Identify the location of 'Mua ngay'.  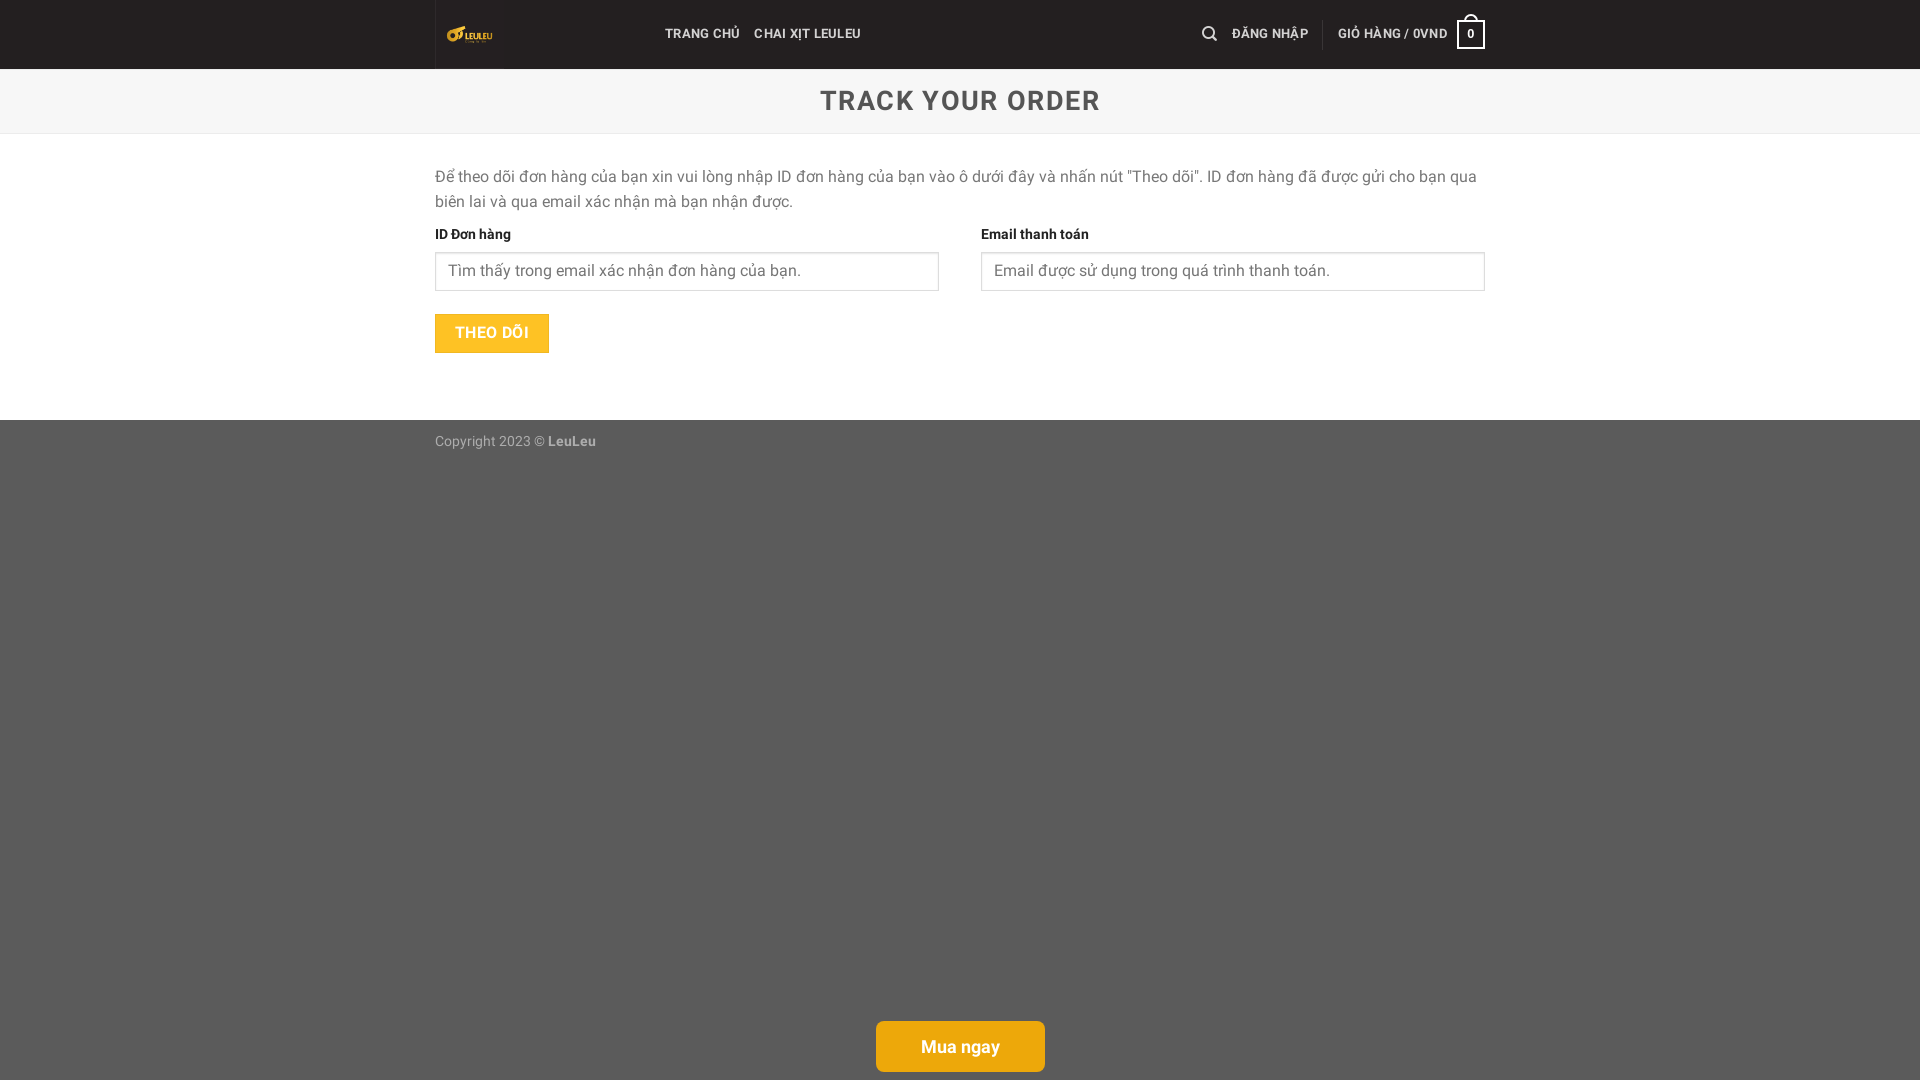
(960, 1045).